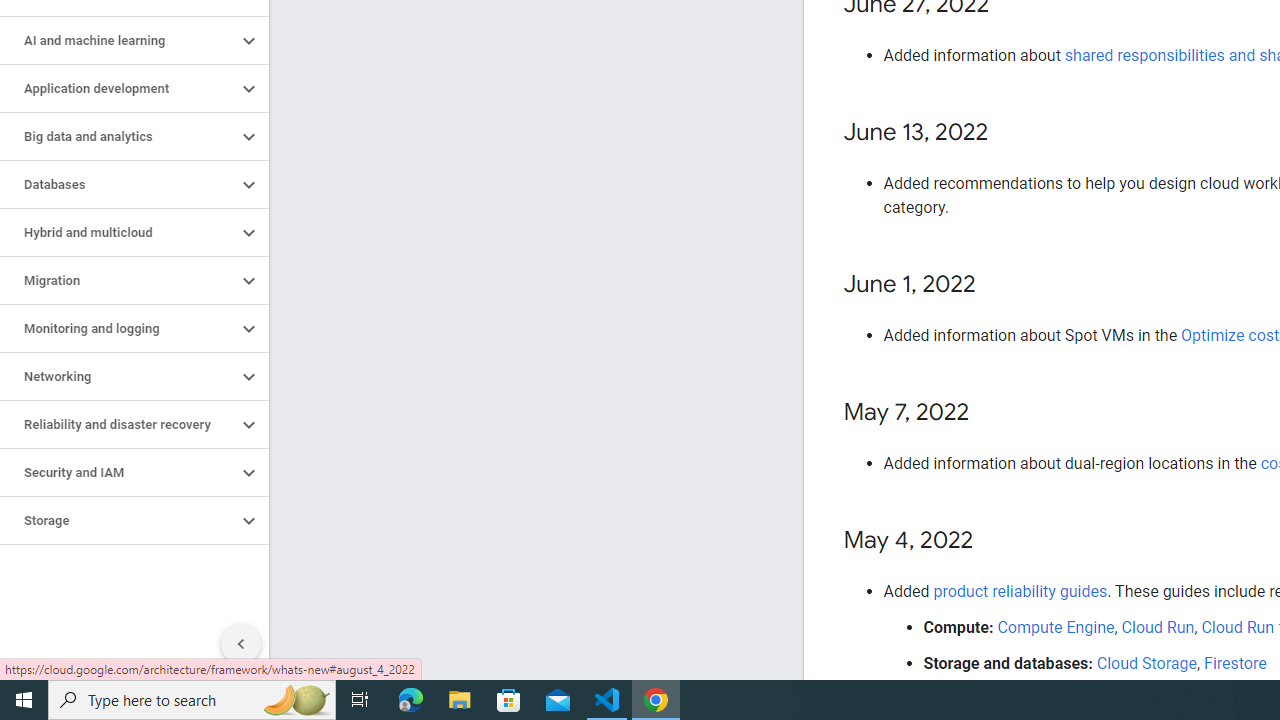  What do you see at coordinates (993, 541) in the screenshot?
I see `'Copy link to this section: May 4, 2022'` at bounding box center [993, 541].